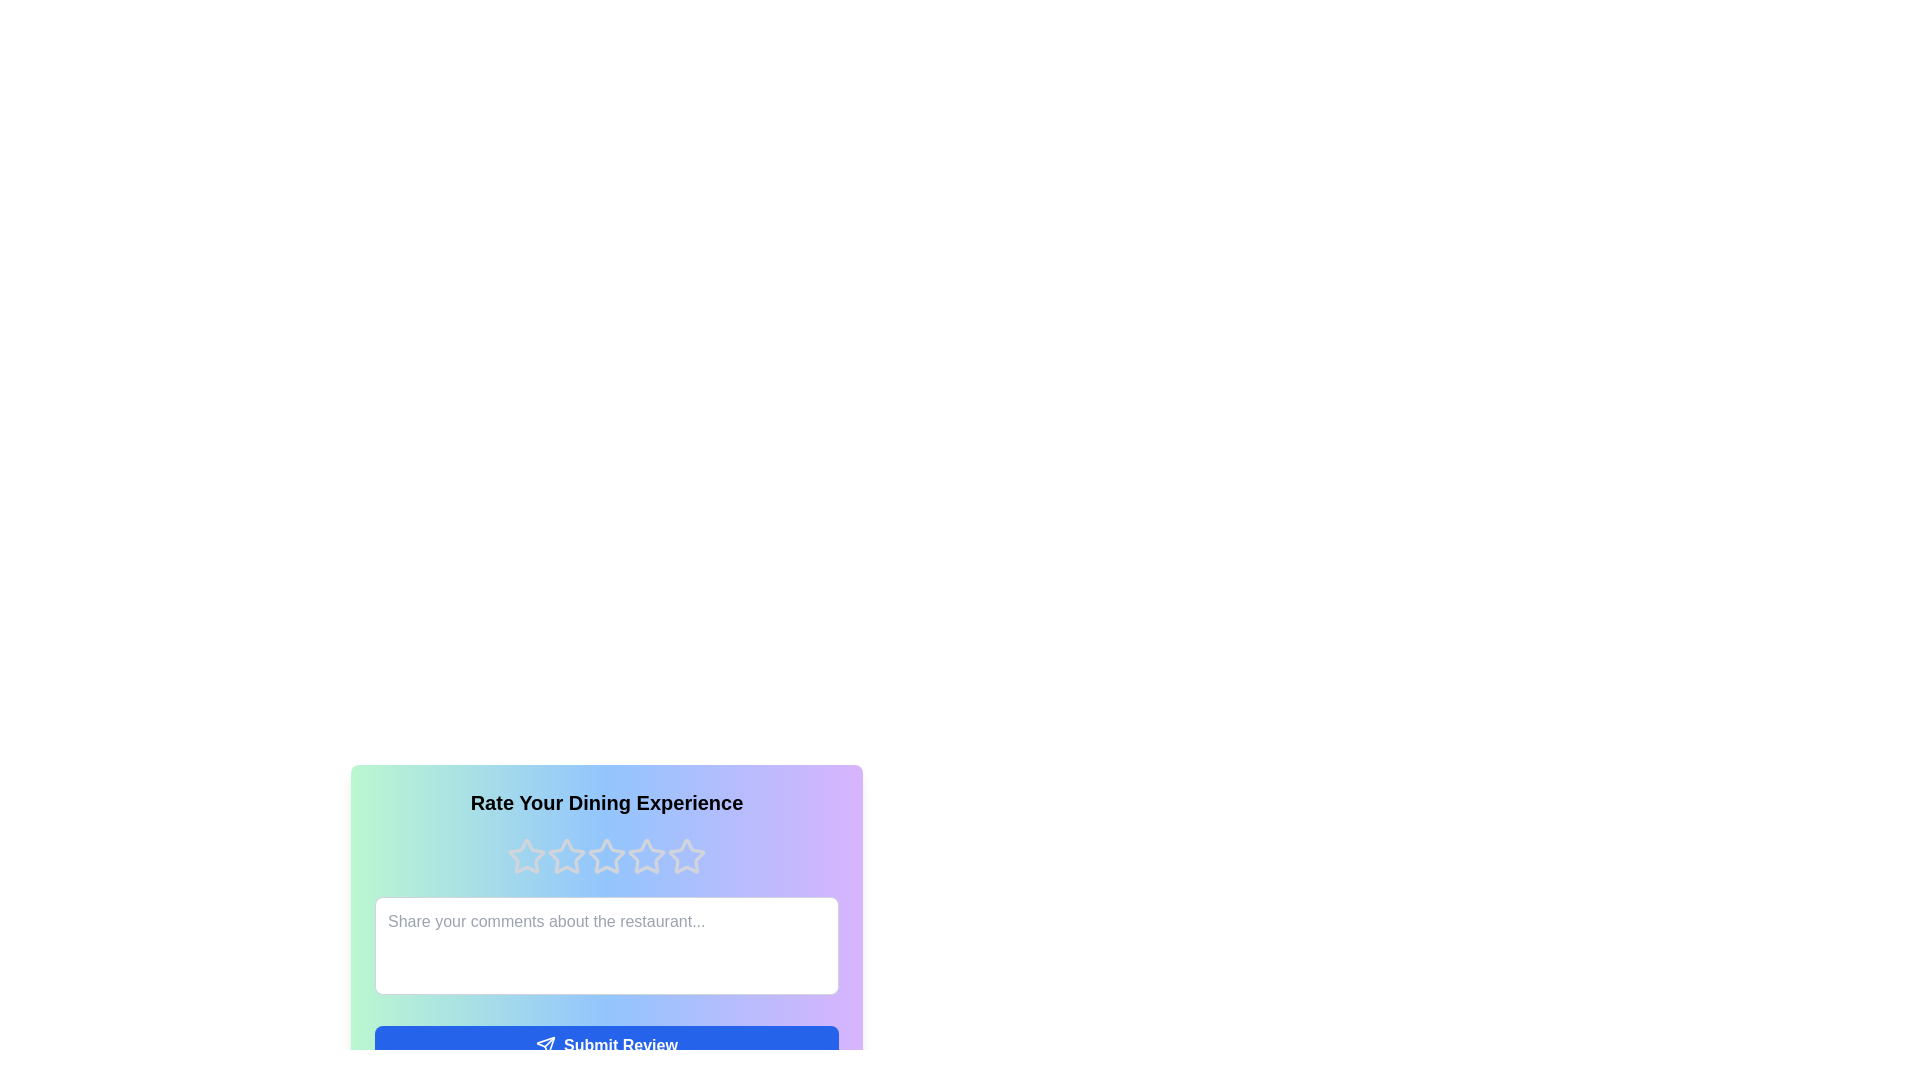  Describe the element at coordinates (647, 855) in the screenshot. I see `the third star icon in the rating system` at that location.